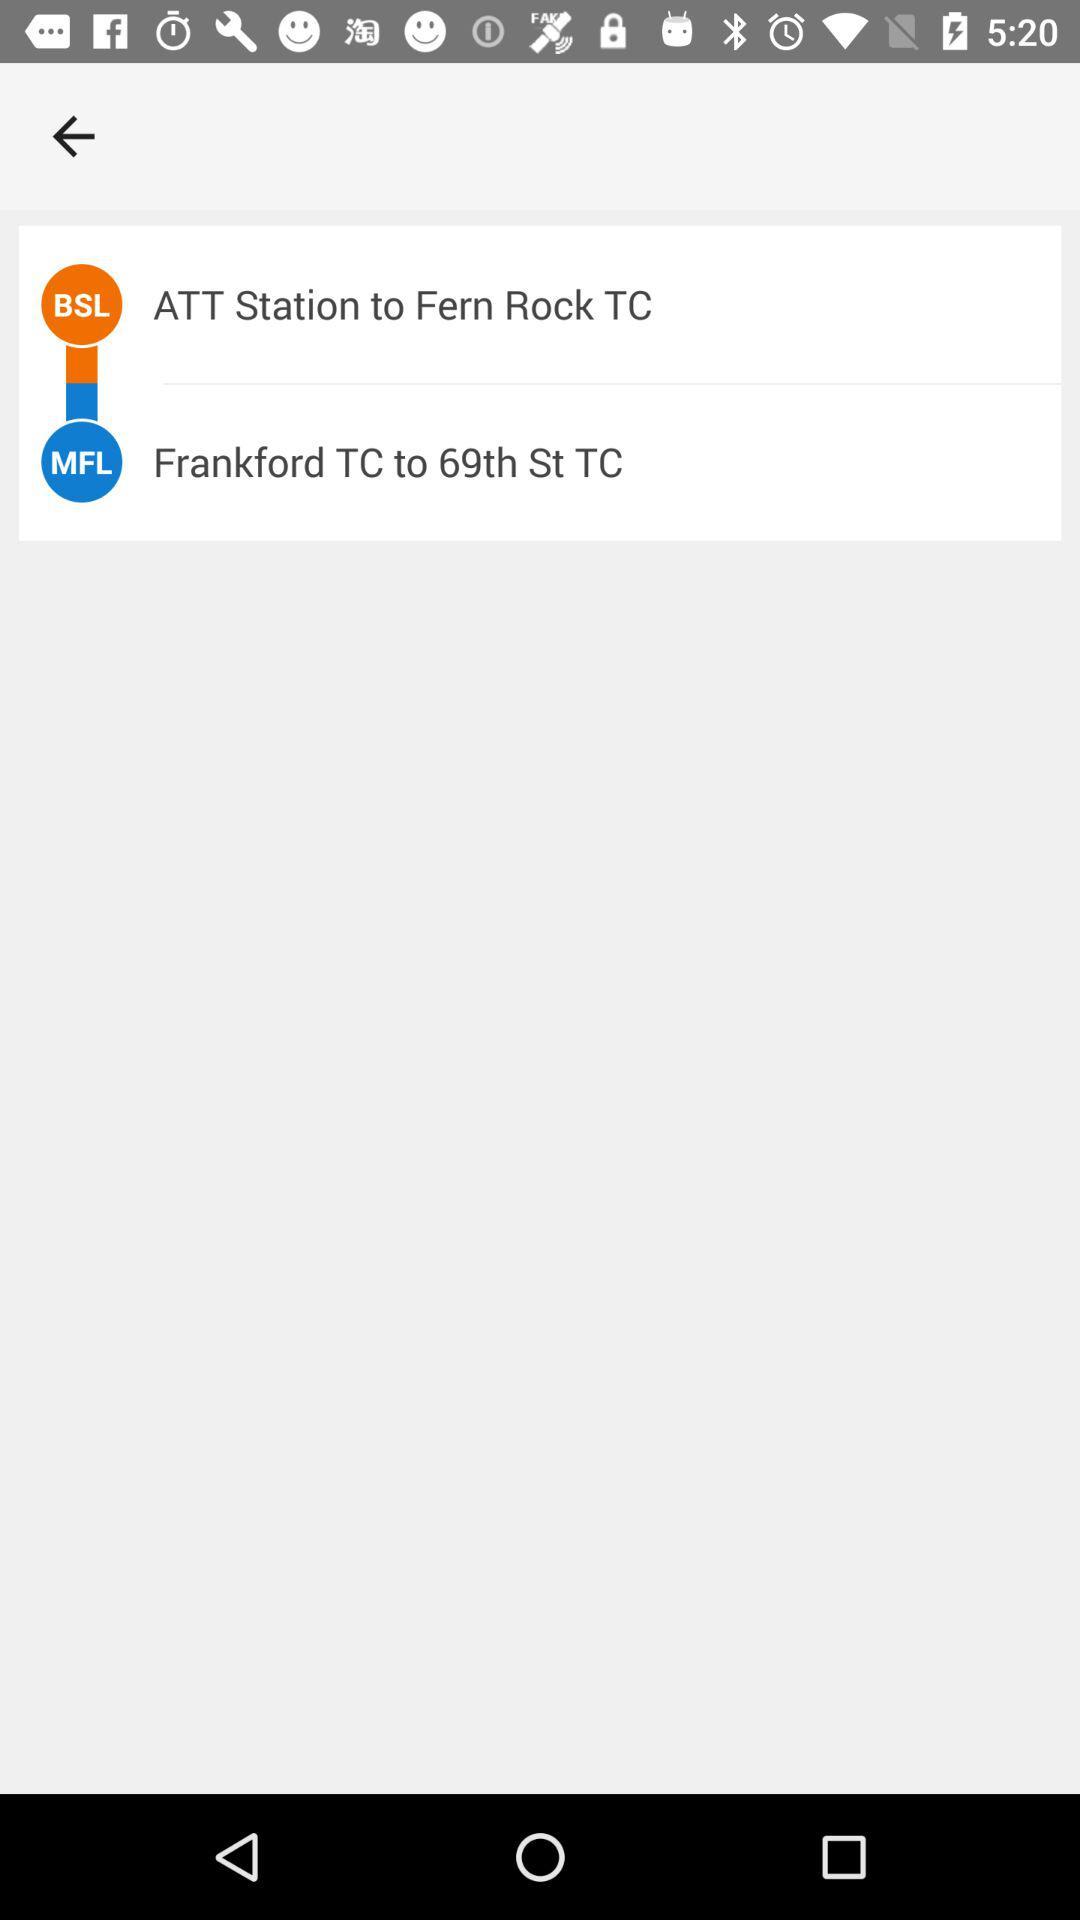 The width and height of the screenshot is (1080, 1920). I want to click on the item next to att station to icon, so click(80, 303).